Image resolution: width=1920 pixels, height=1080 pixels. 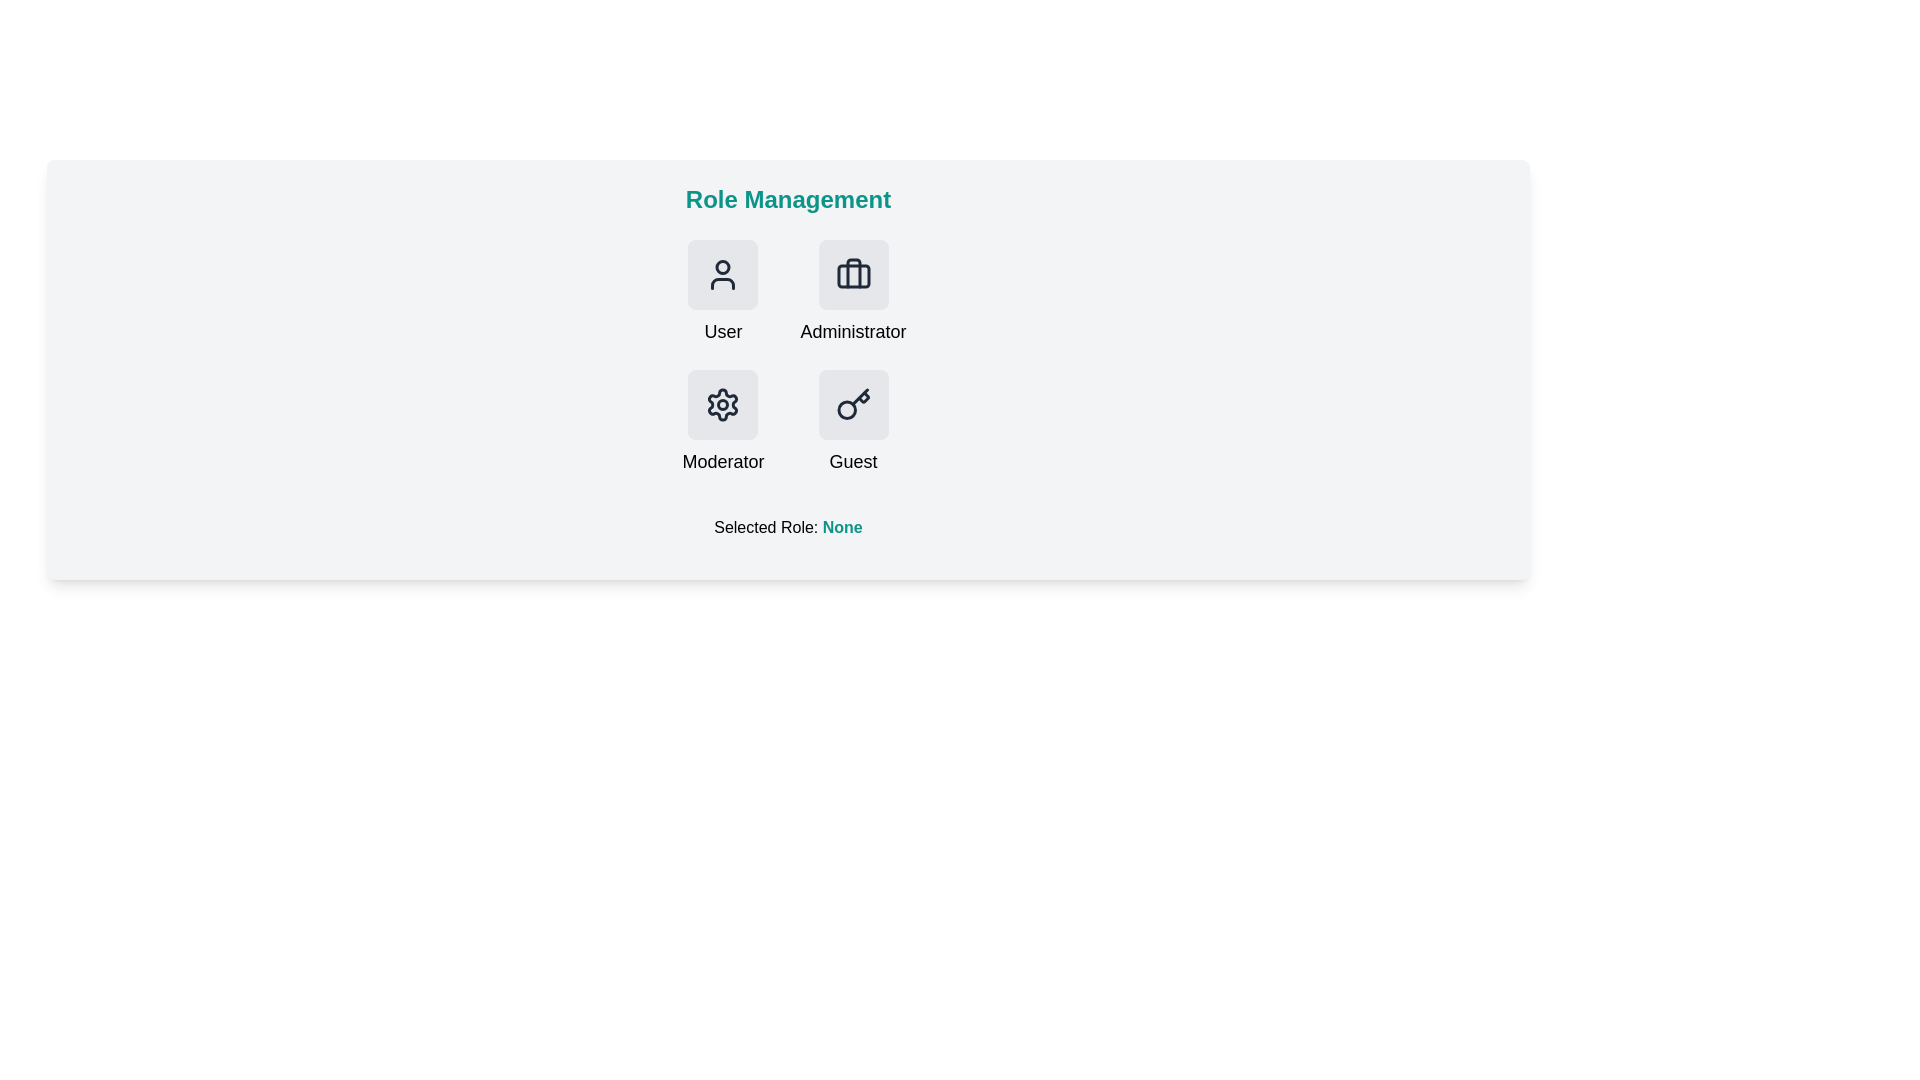 What do you see at coordinates (722, 405) in the screenshot?
I see `the settings icon located in the bottom-left 'Moderator' icon block under the 'Role Management' title` at bounding box center [722, 405].